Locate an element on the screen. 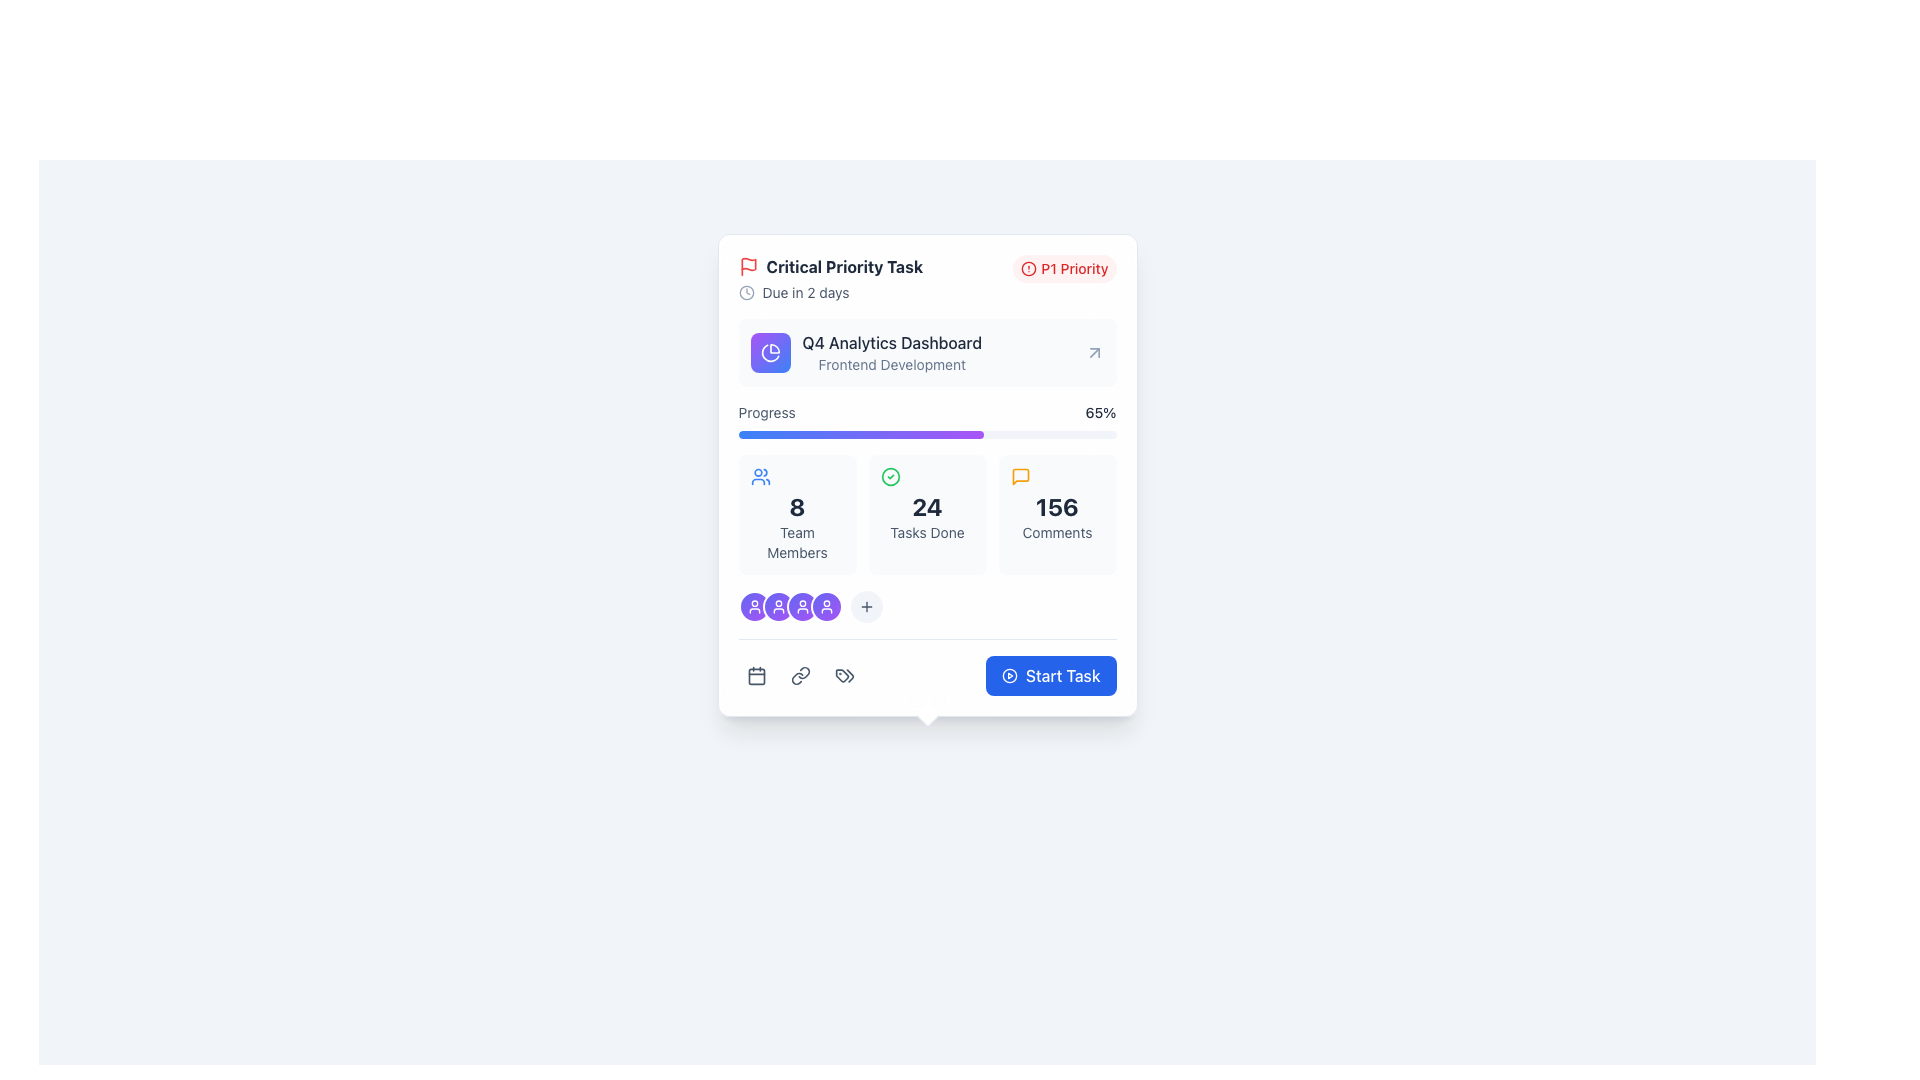 The height and width of the screenshot is (1080, 1920). the status icon representing completed tasks, which is located to the left of the number '24' and above the text 'Tasks Done' in the dashboard card interface is located at coordinates (889, 477).